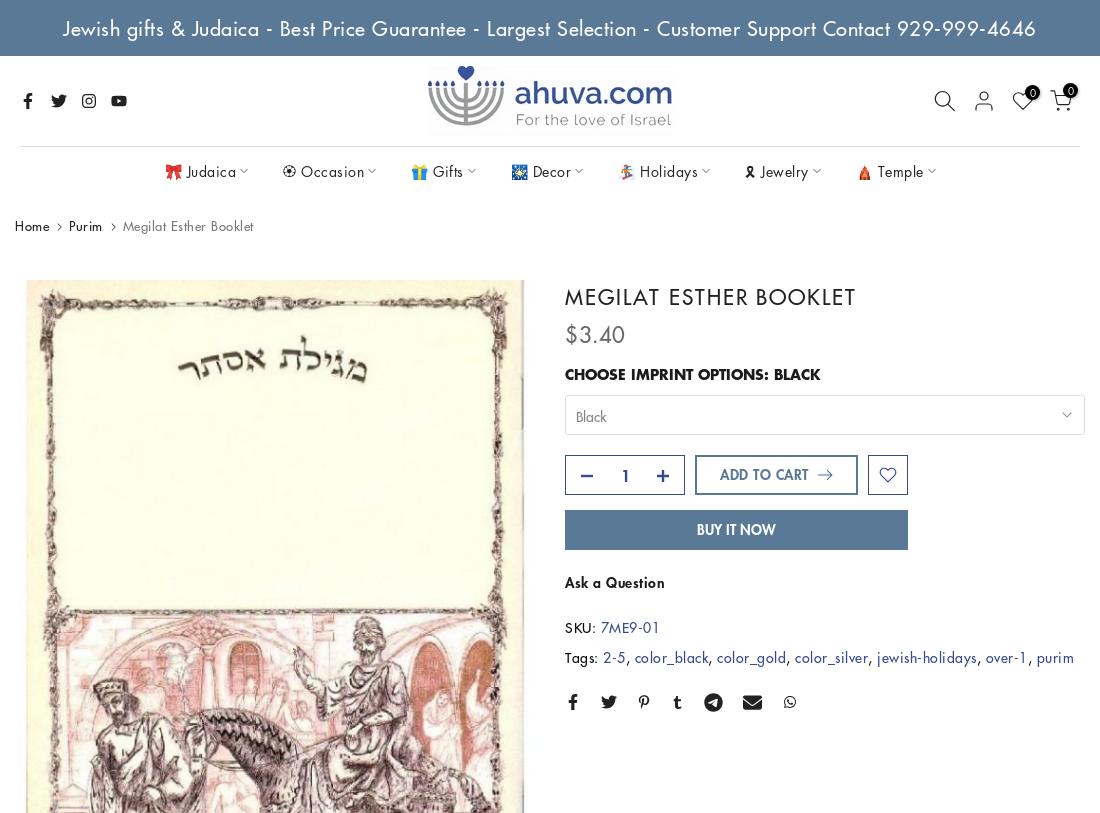 This screenshot has height=813, width=1100. I want to click on 'Jewish gifts & Judaica - Best Price Guarantee - Largest Selection - Customer Support Contact 929-999-4646', so click(549, 26).